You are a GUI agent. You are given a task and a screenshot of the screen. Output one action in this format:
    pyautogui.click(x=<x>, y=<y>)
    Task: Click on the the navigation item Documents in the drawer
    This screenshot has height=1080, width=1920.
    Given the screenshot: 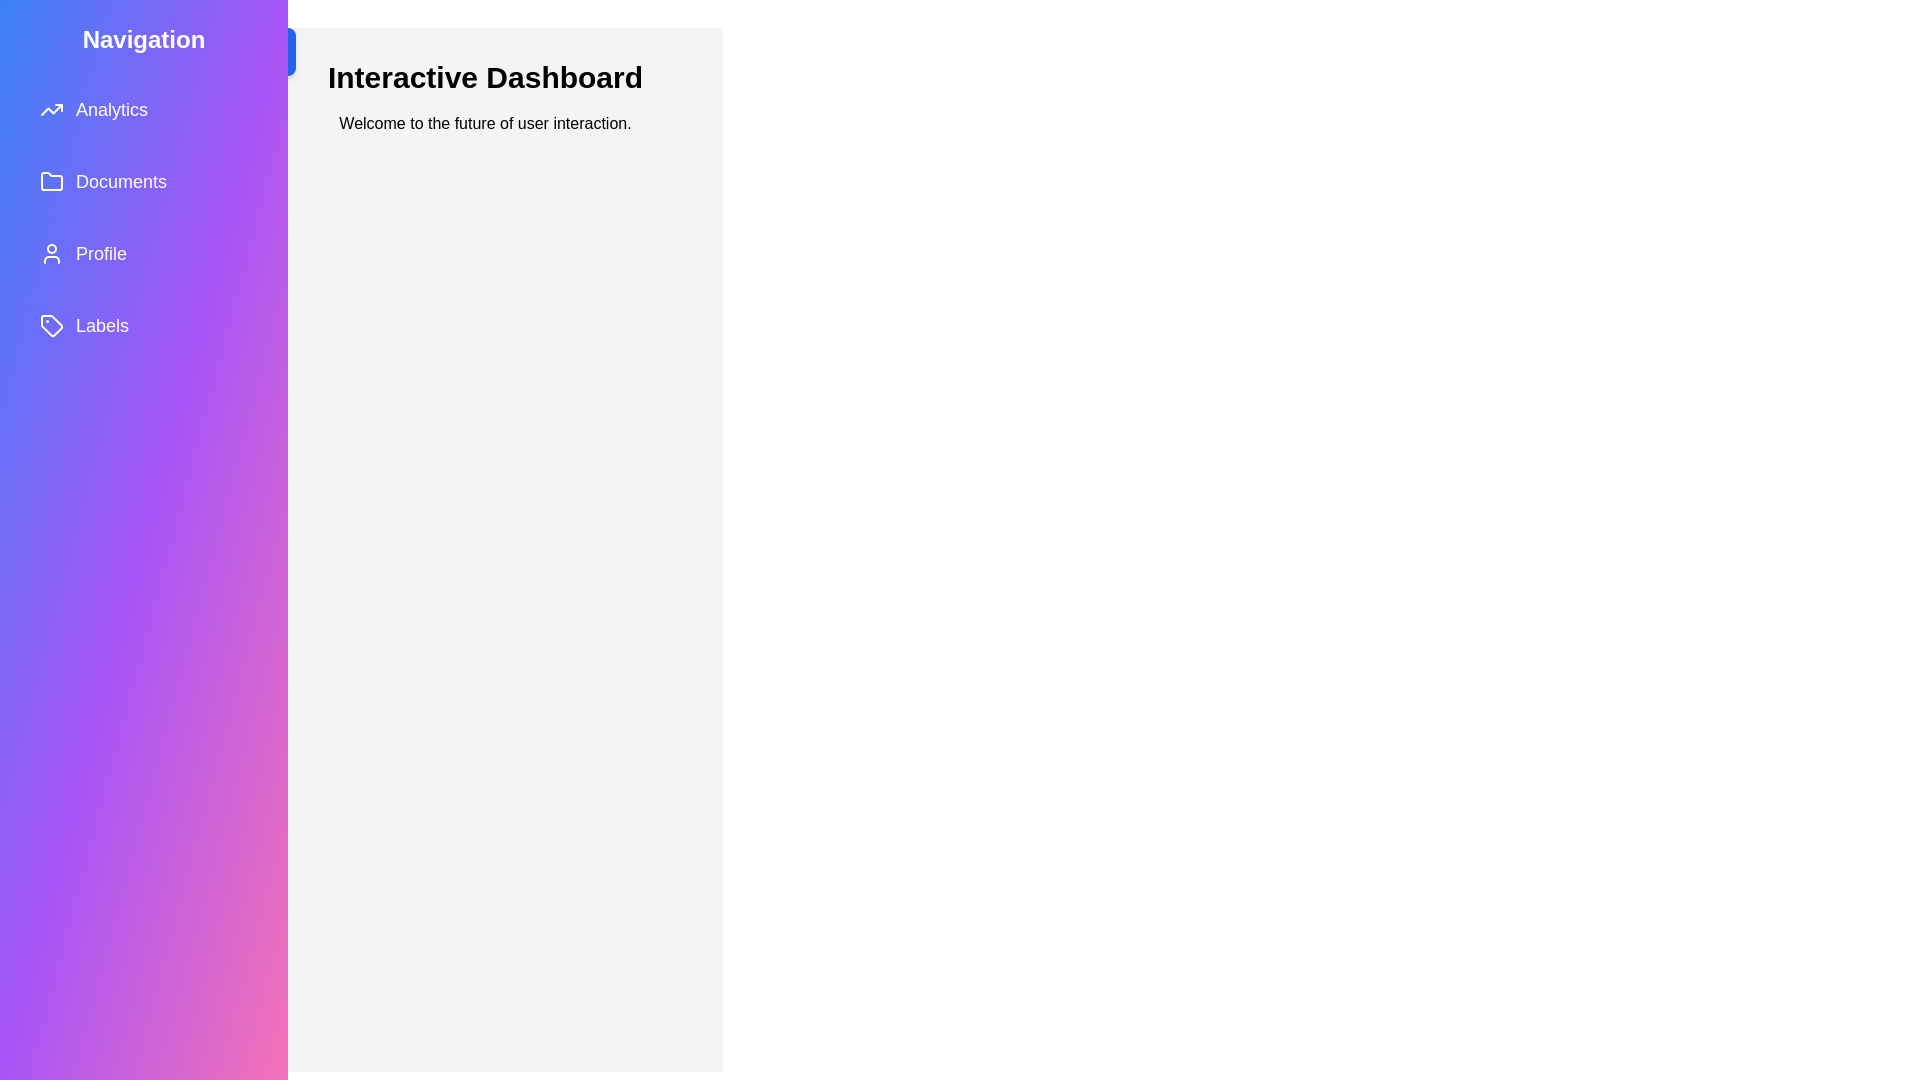 What is the action you would take?
    pyautogui.click(x=143, y=181)
    